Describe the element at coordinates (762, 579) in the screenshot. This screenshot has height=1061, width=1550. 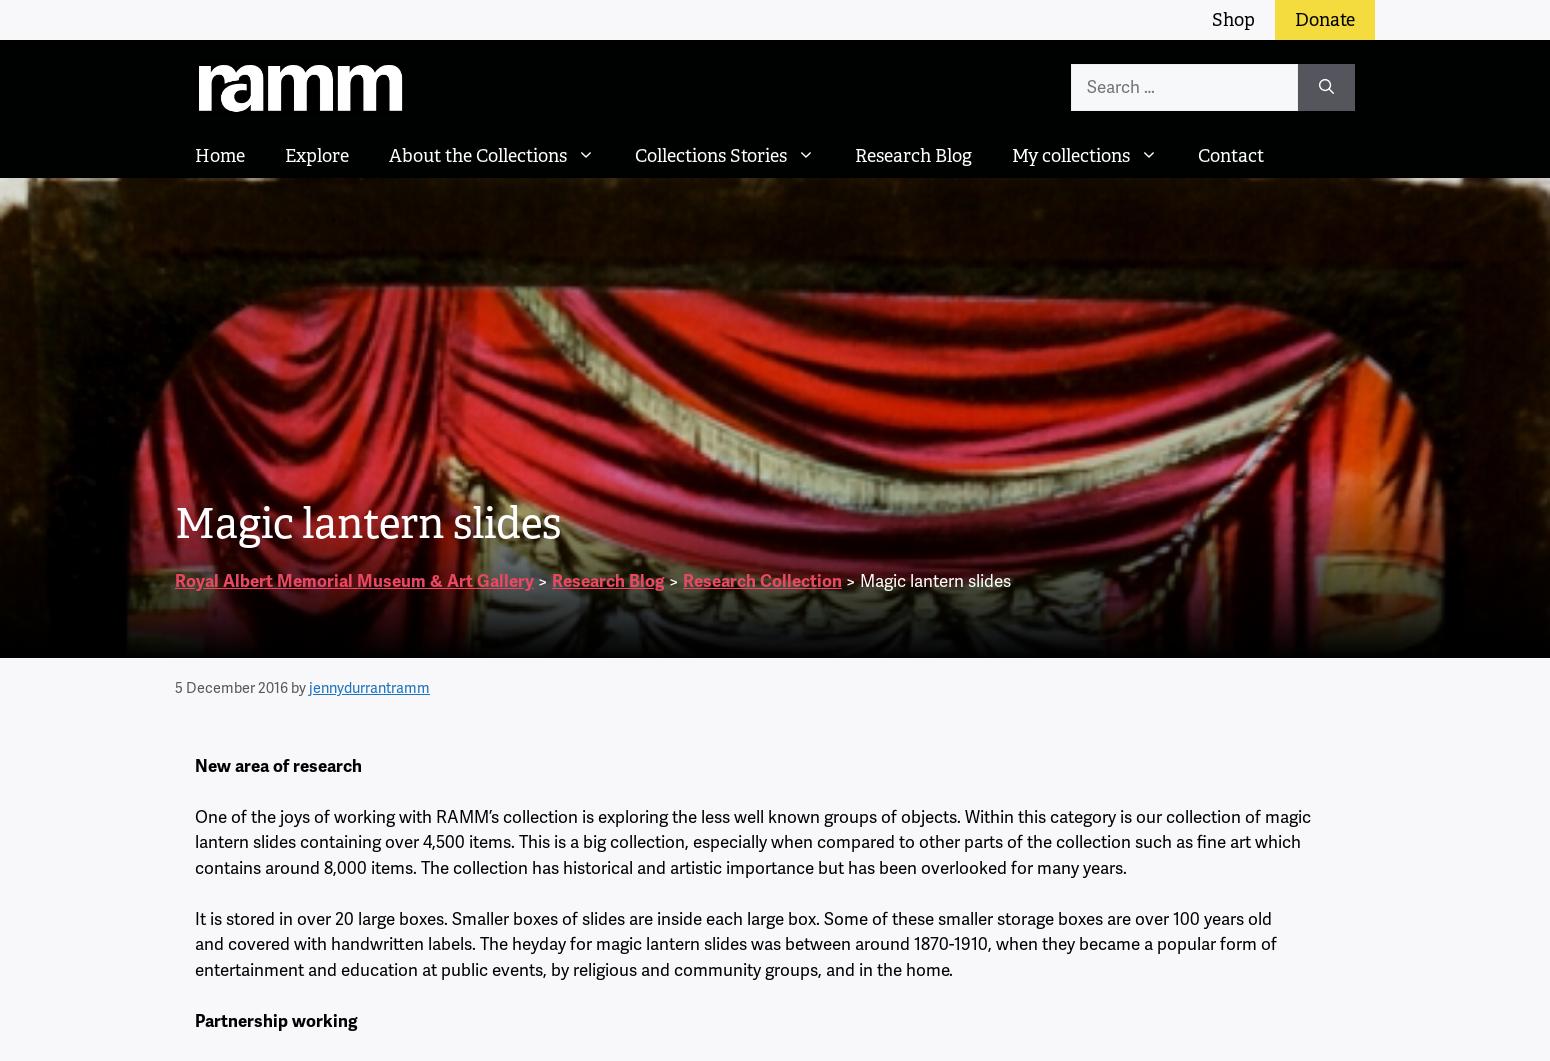
I see `'Research Collection'` at that location.